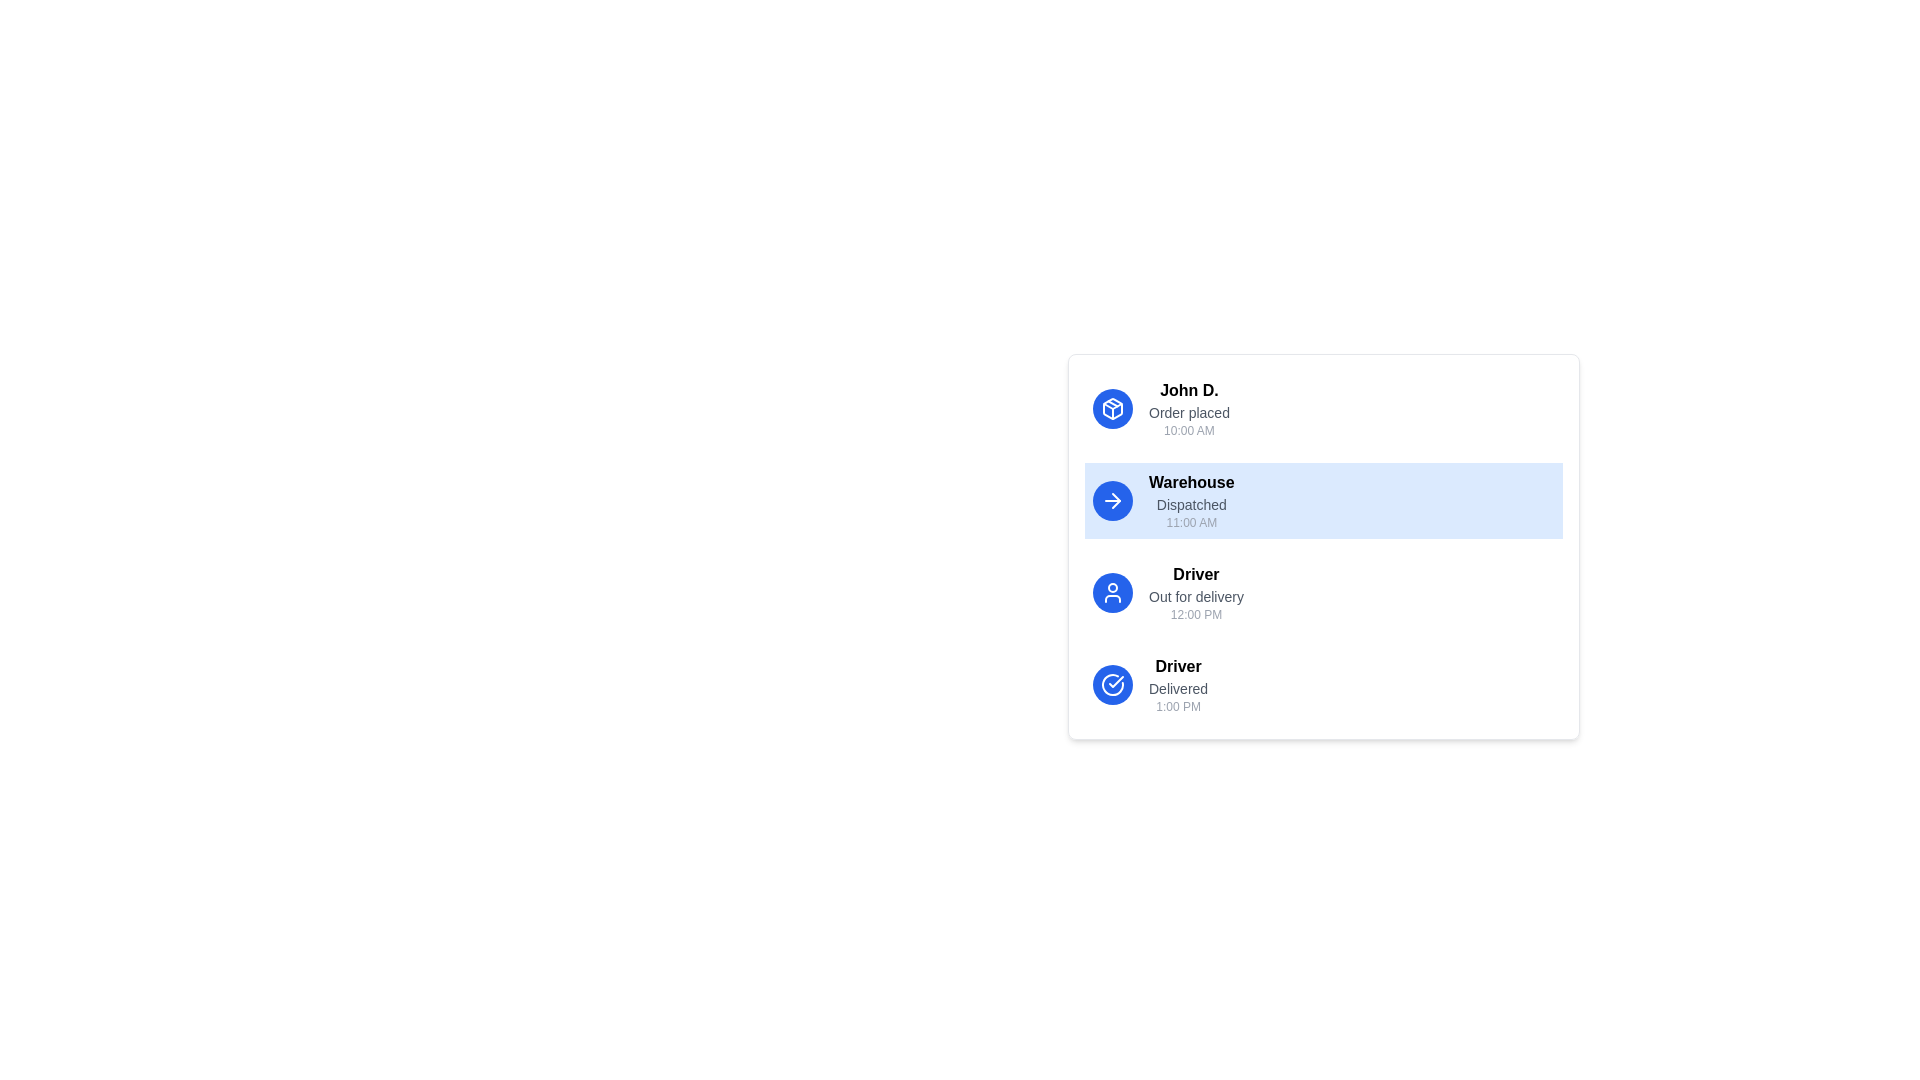  Describe the element at coordinates (1178, 684) in the screenshot. I see `the text display component that indicates the completion of a delivery task in the timeline interface, located at the bottom entry below 'Driver' and 'Out for delivery'` at that location.